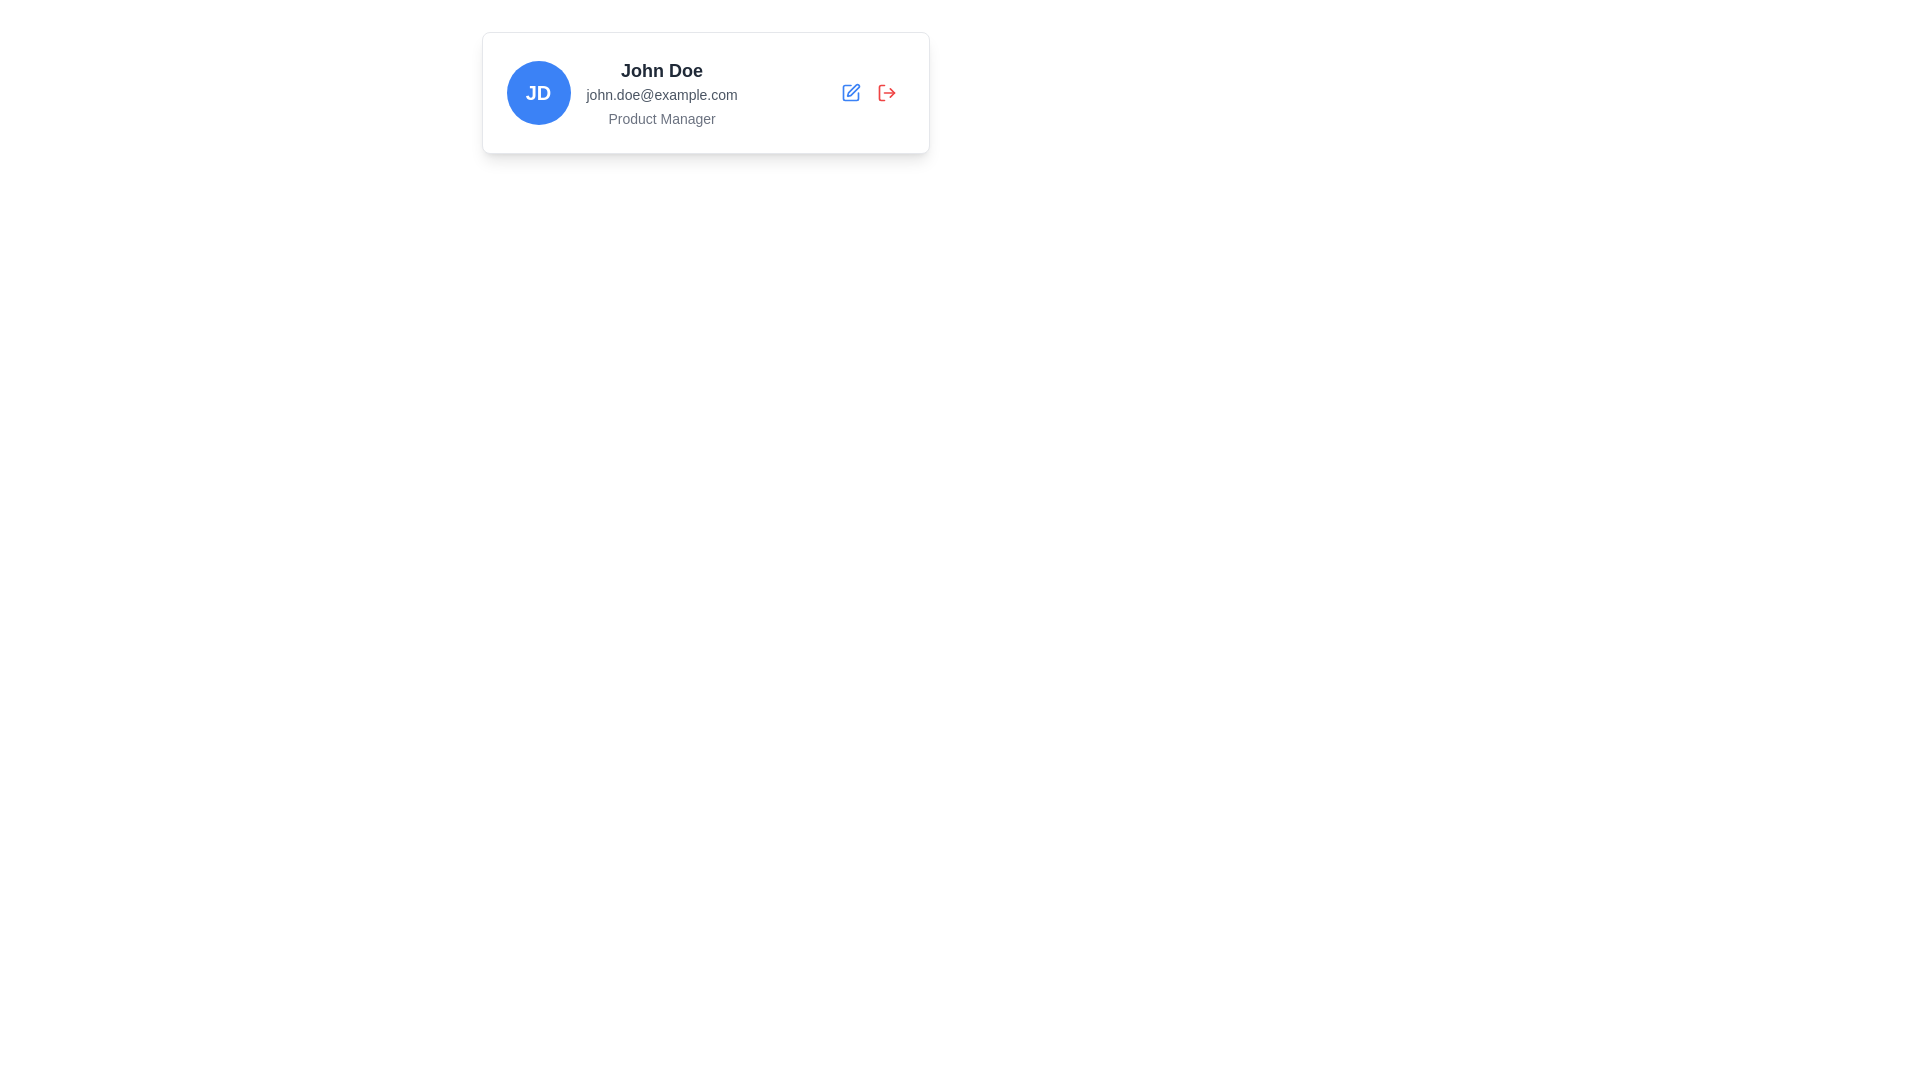 The width and height of the screenshot is (1920, 1080). Describe the element at coordinates (850, 92) in the screenshot. I see `the pen icon located in the top-right corner of the user profile card` at that location.